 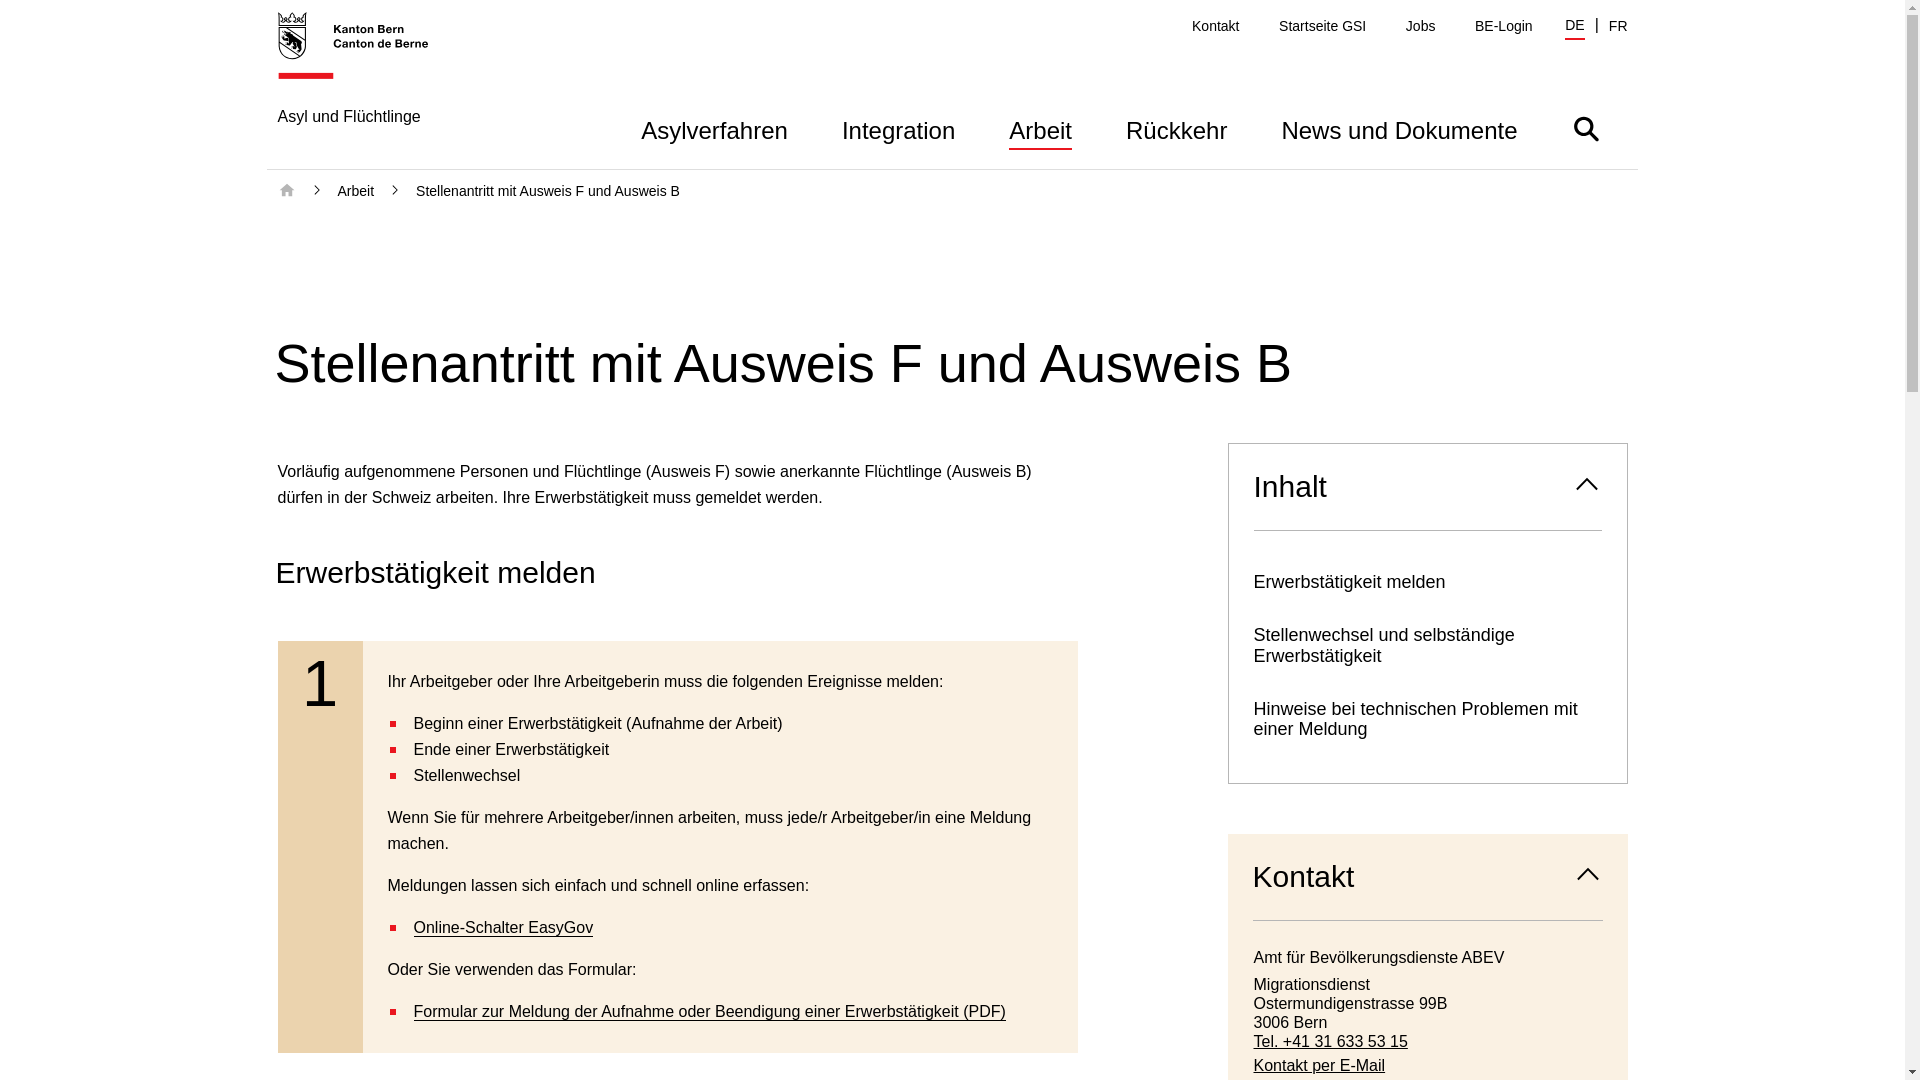 I want to click on 'Suche ein- oder ausblenden', so click(x=1584, y=128).